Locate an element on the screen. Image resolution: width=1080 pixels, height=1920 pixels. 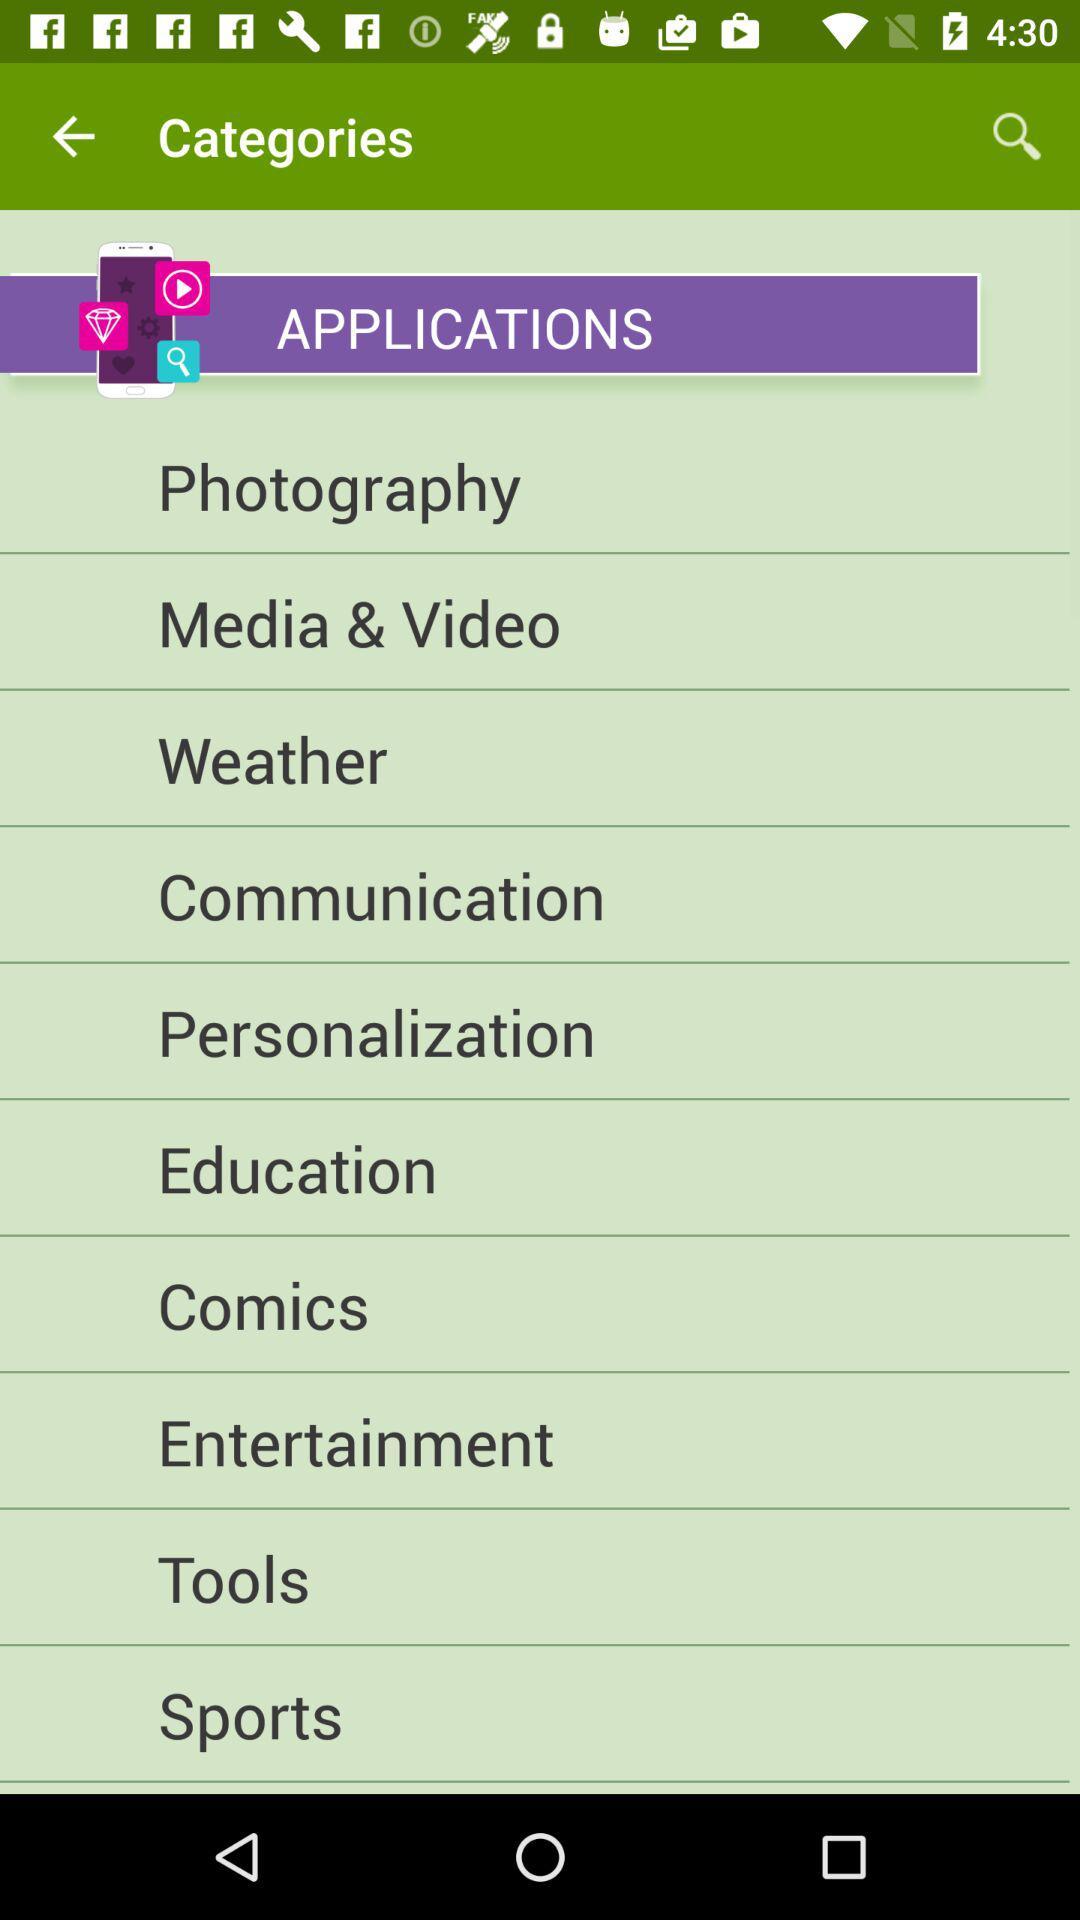
the item to the left of categories icon is located at coordinates (72, 135).